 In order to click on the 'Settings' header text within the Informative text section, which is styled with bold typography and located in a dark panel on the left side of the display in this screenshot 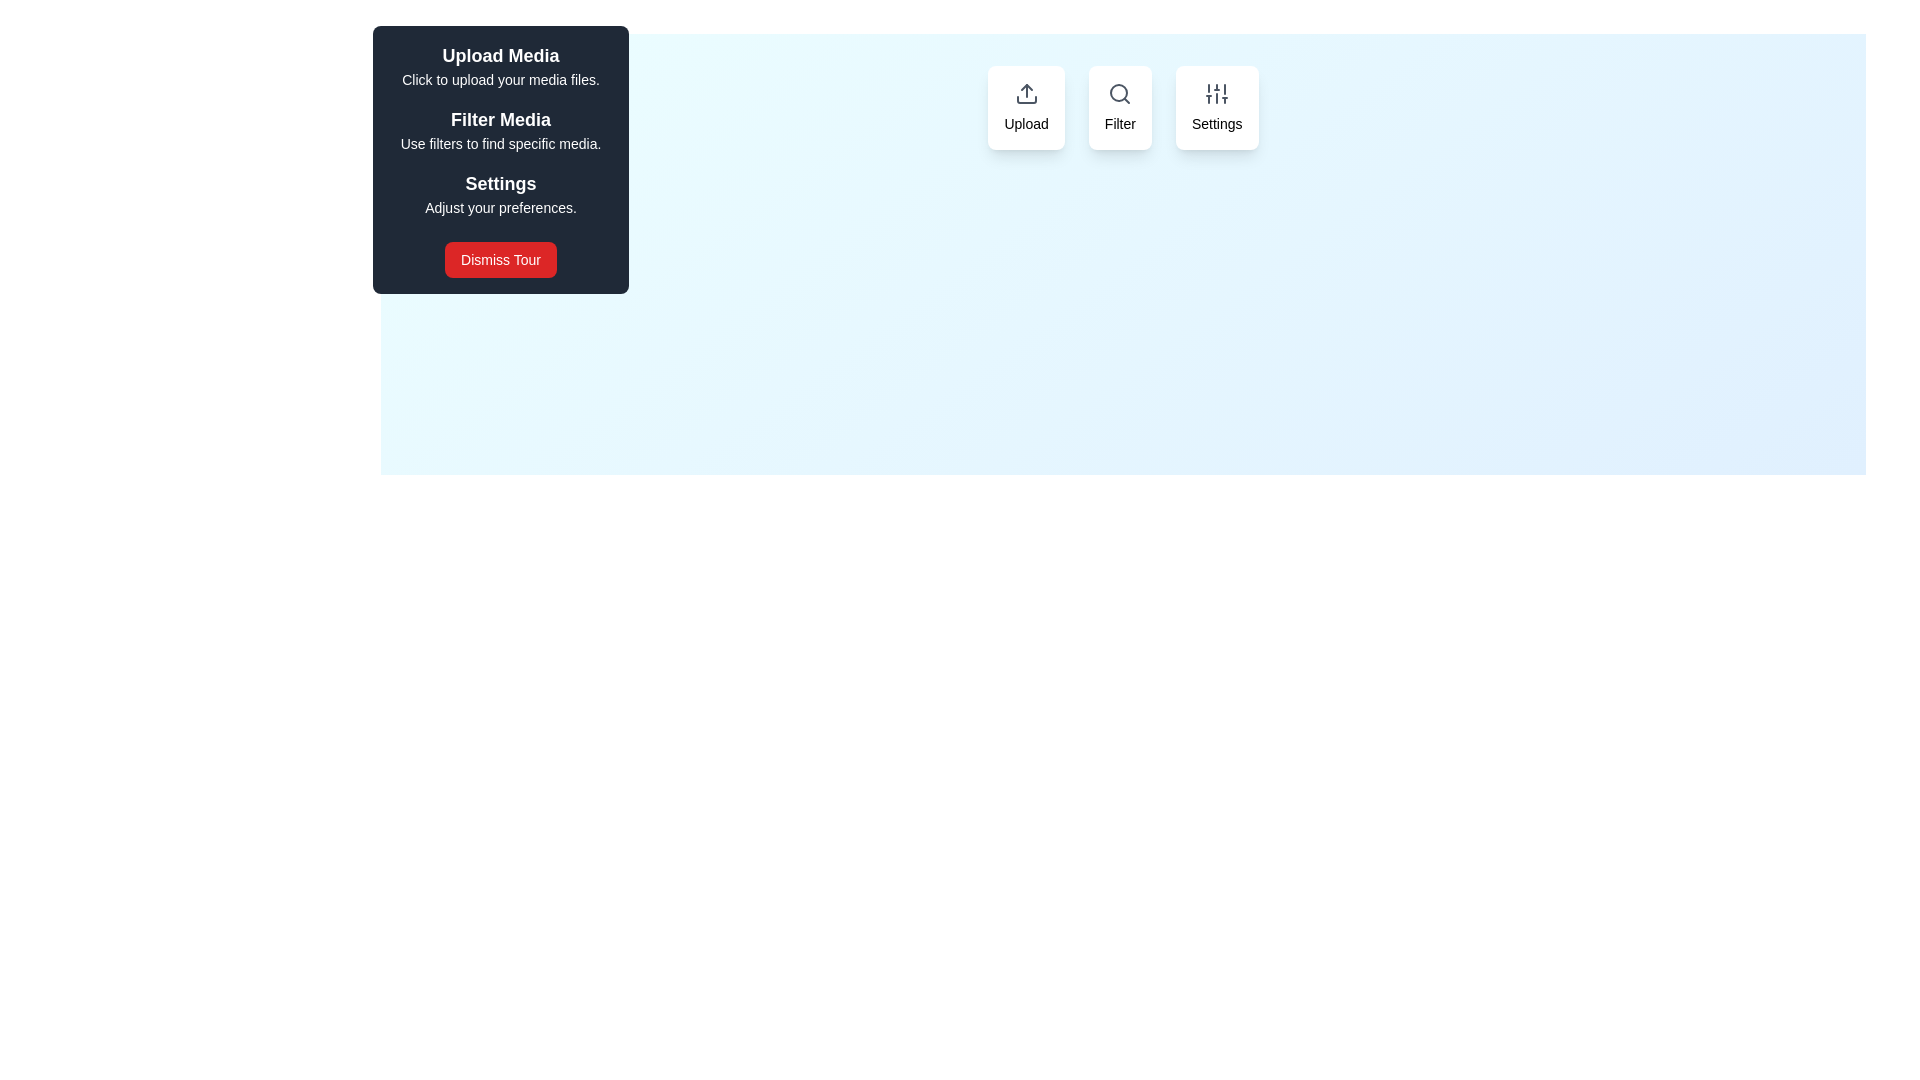, I will do `click(500, 193)`.